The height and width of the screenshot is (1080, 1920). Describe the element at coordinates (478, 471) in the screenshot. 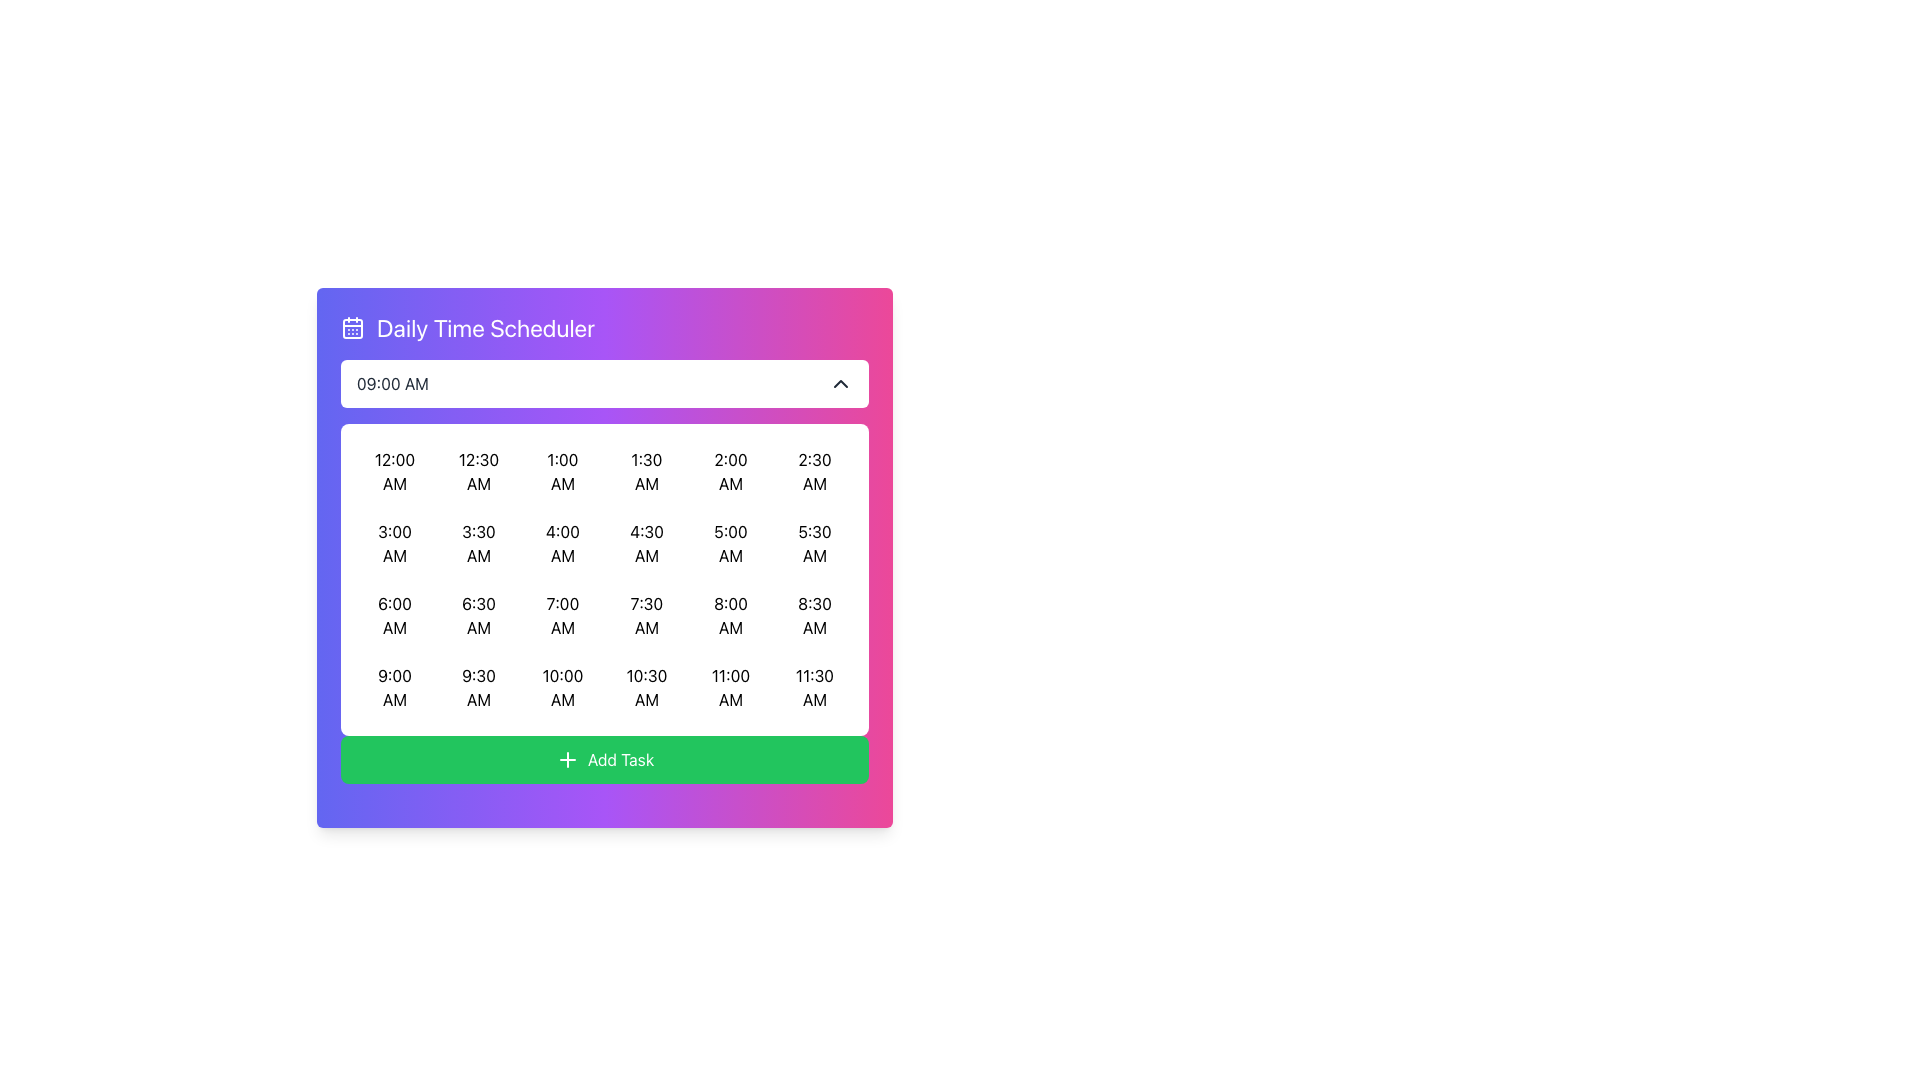

I see `the button-like interactive grid item that allows users to select '12:30 AM' as a time input option` at that location.